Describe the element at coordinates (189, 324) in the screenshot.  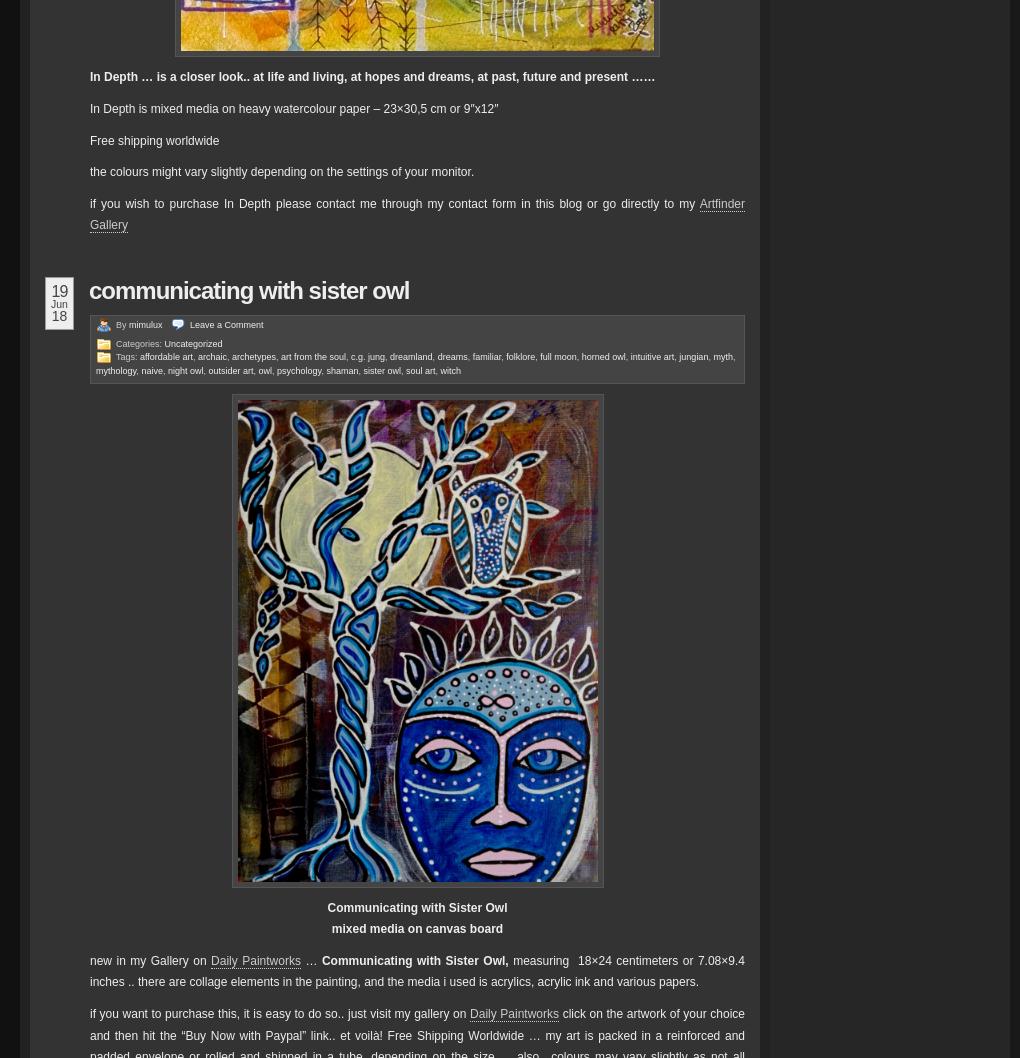
I see `'Leave a'` at that location.